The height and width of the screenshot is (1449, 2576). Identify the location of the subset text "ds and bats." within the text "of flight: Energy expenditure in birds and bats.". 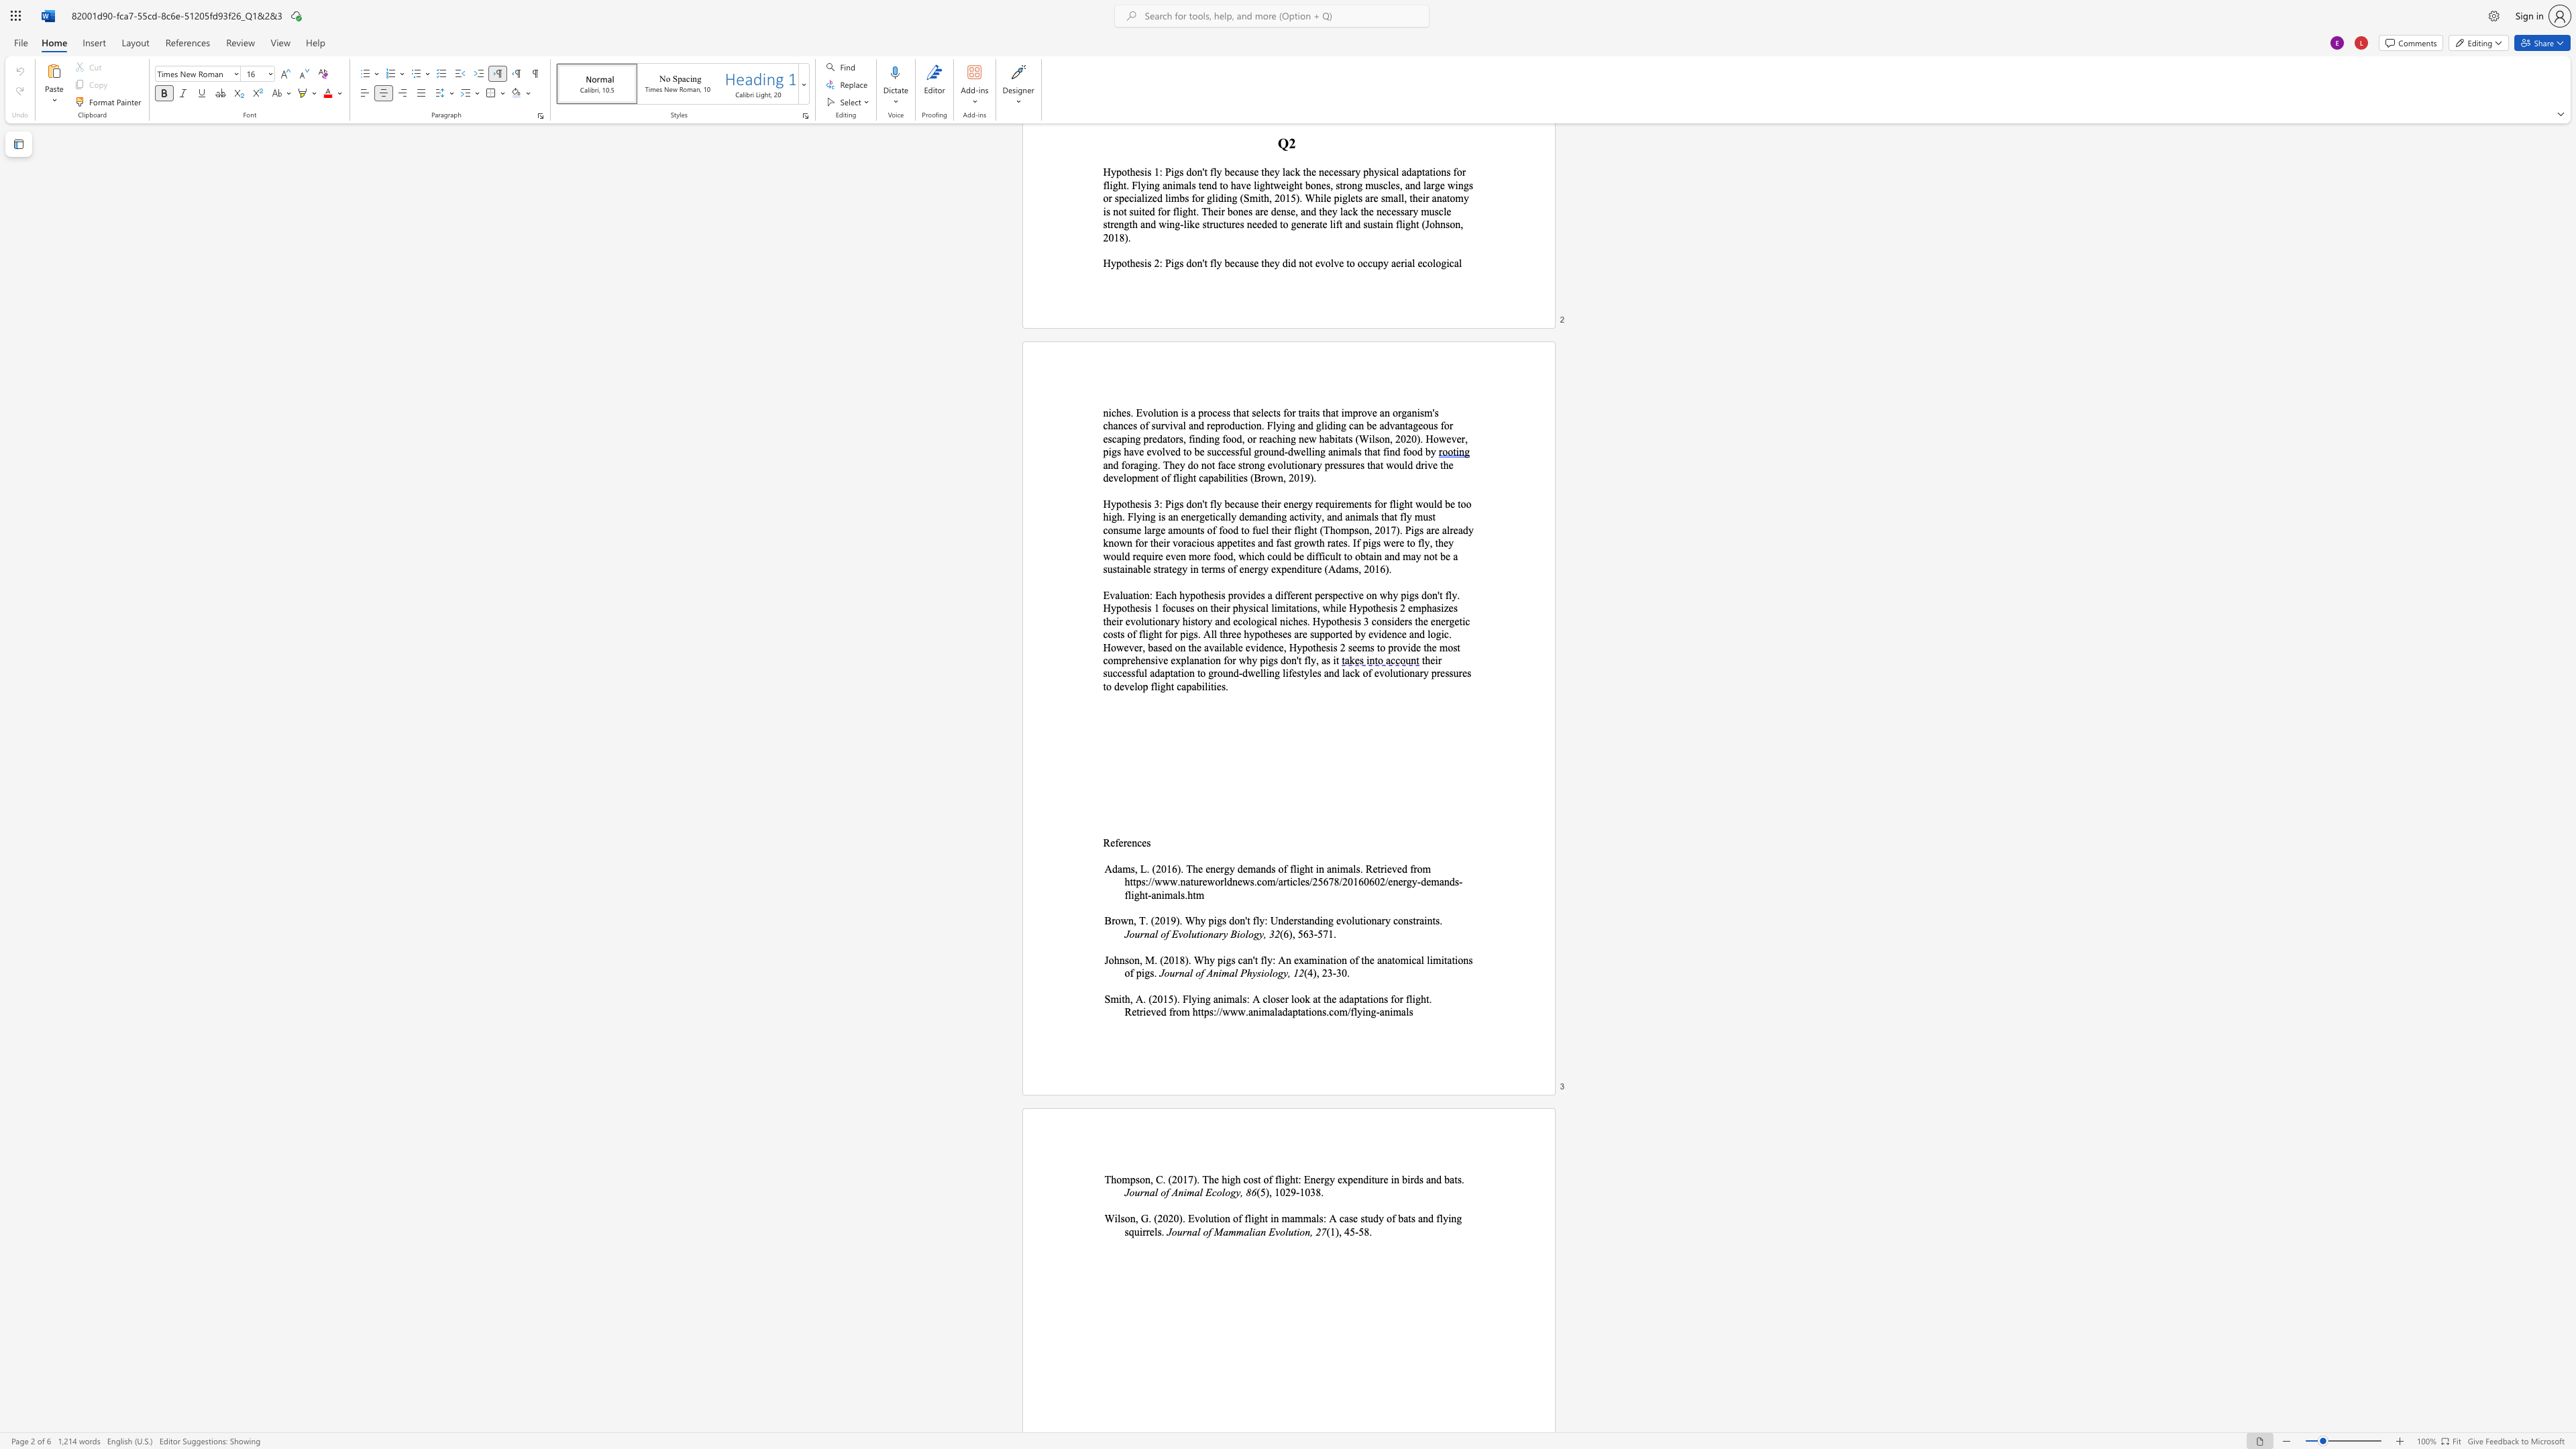
(1413, 1178).